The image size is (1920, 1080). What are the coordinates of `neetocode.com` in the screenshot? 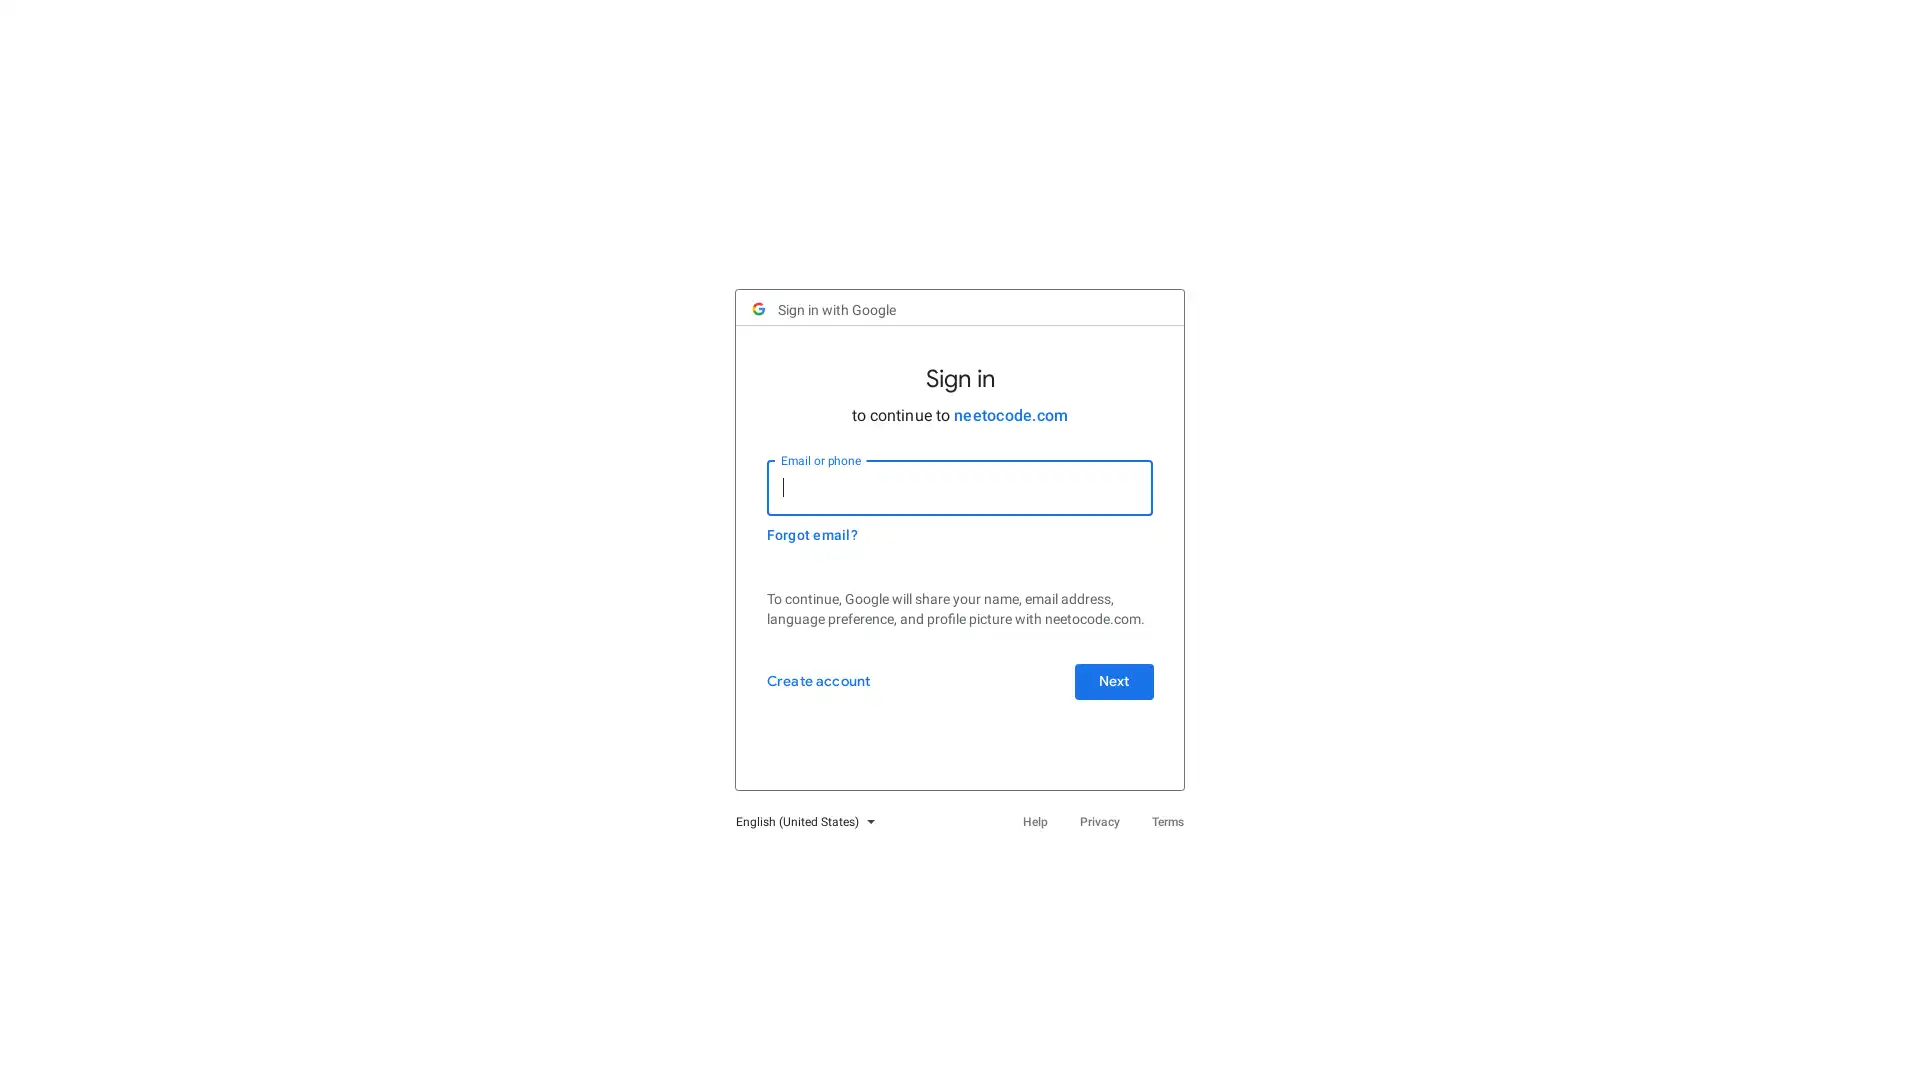 It's located at (1011, 425).